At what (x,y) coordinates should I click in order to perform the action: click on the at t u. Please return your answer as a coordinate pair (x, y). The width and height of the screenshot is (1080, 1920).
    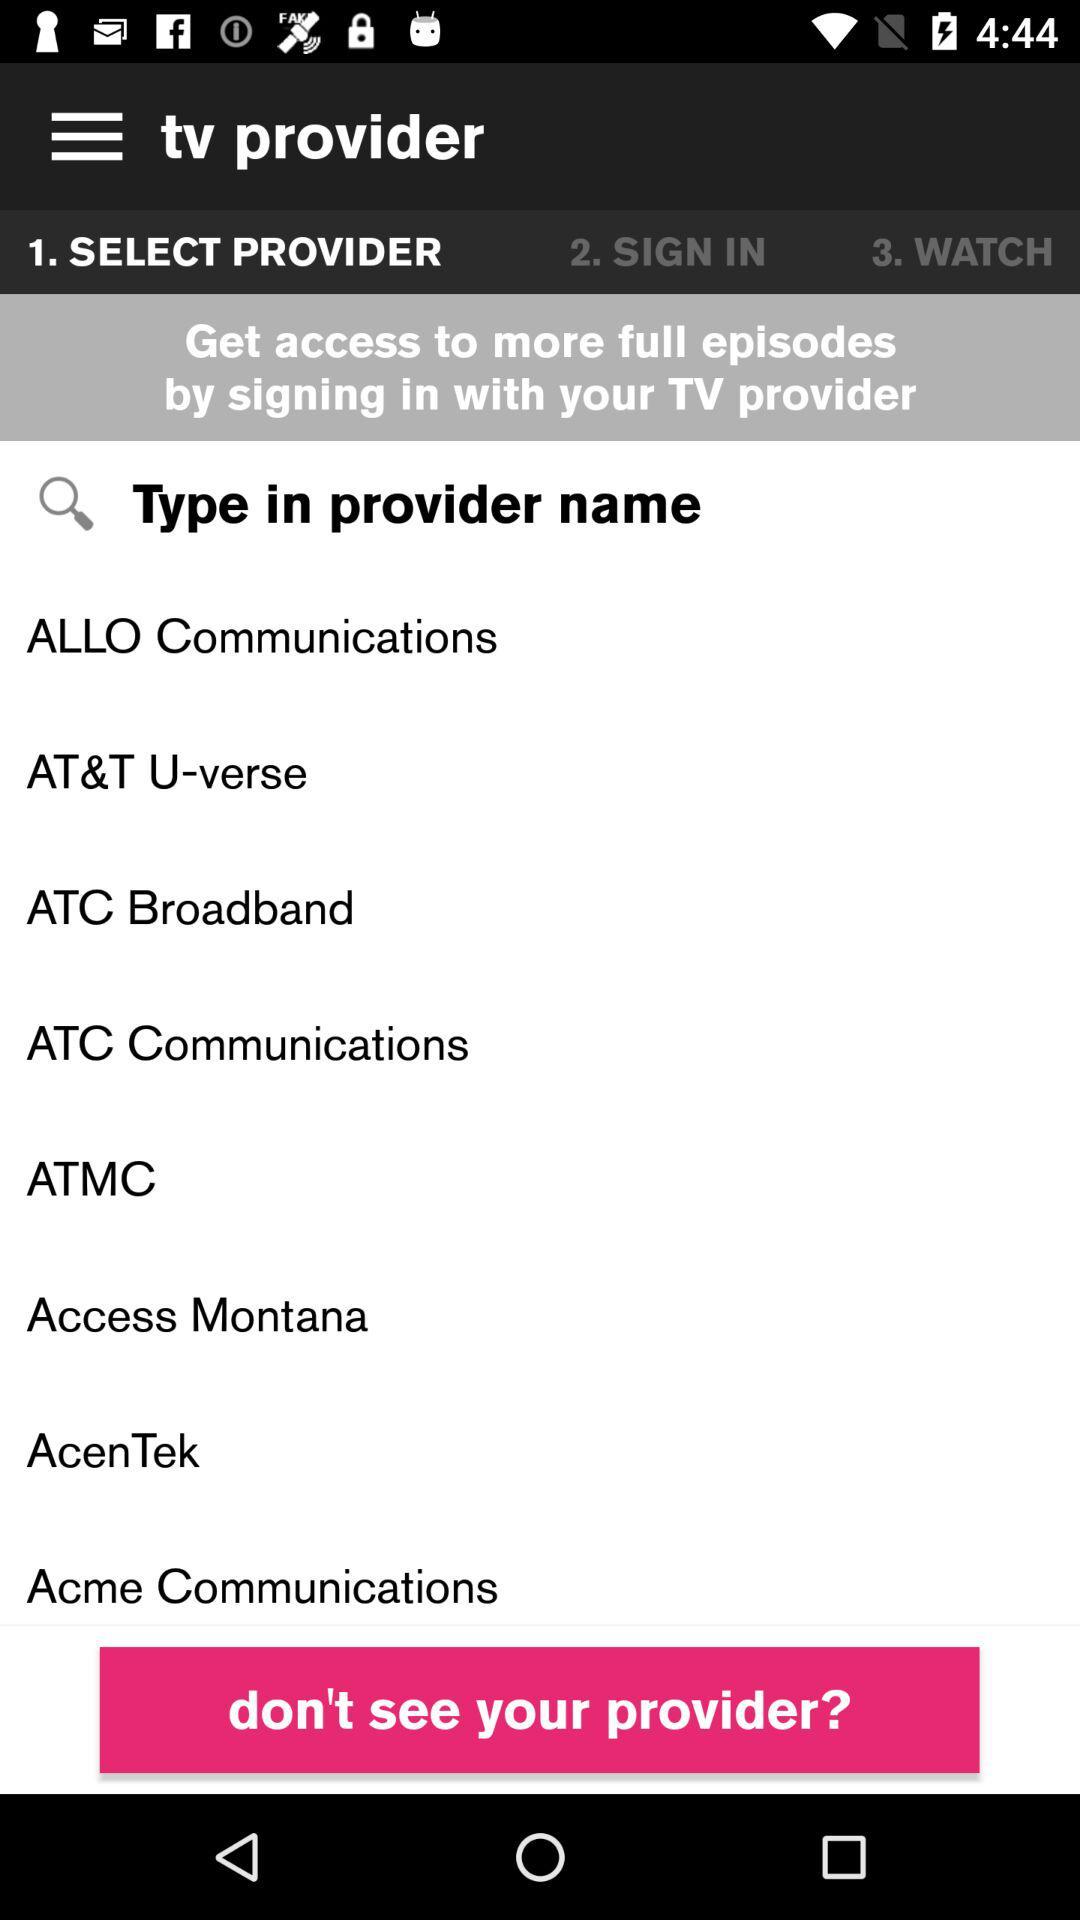
    Looking at the image, I should click on (540, 770).